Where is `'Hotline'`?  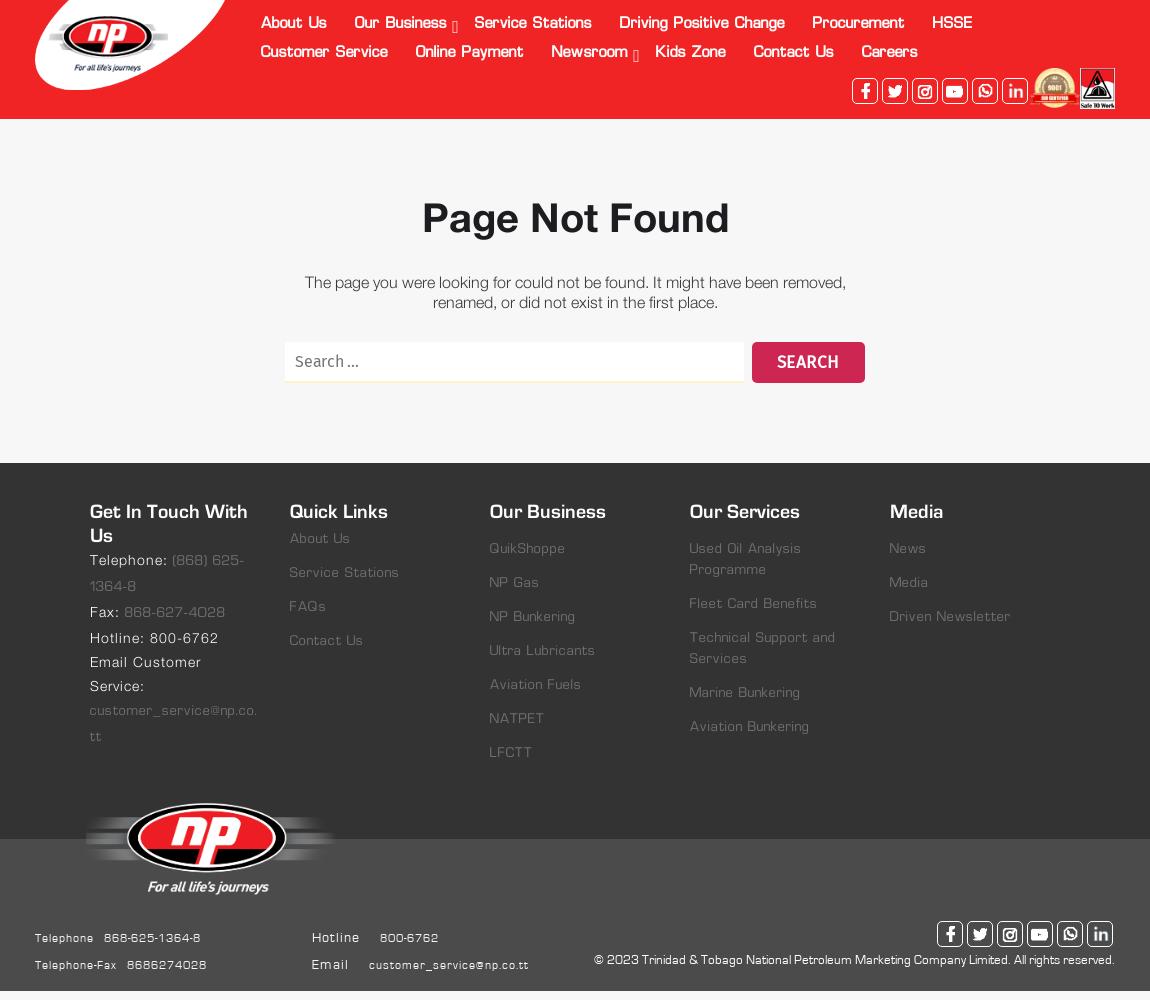
'Hotline' is located at coordinates (336, 937).